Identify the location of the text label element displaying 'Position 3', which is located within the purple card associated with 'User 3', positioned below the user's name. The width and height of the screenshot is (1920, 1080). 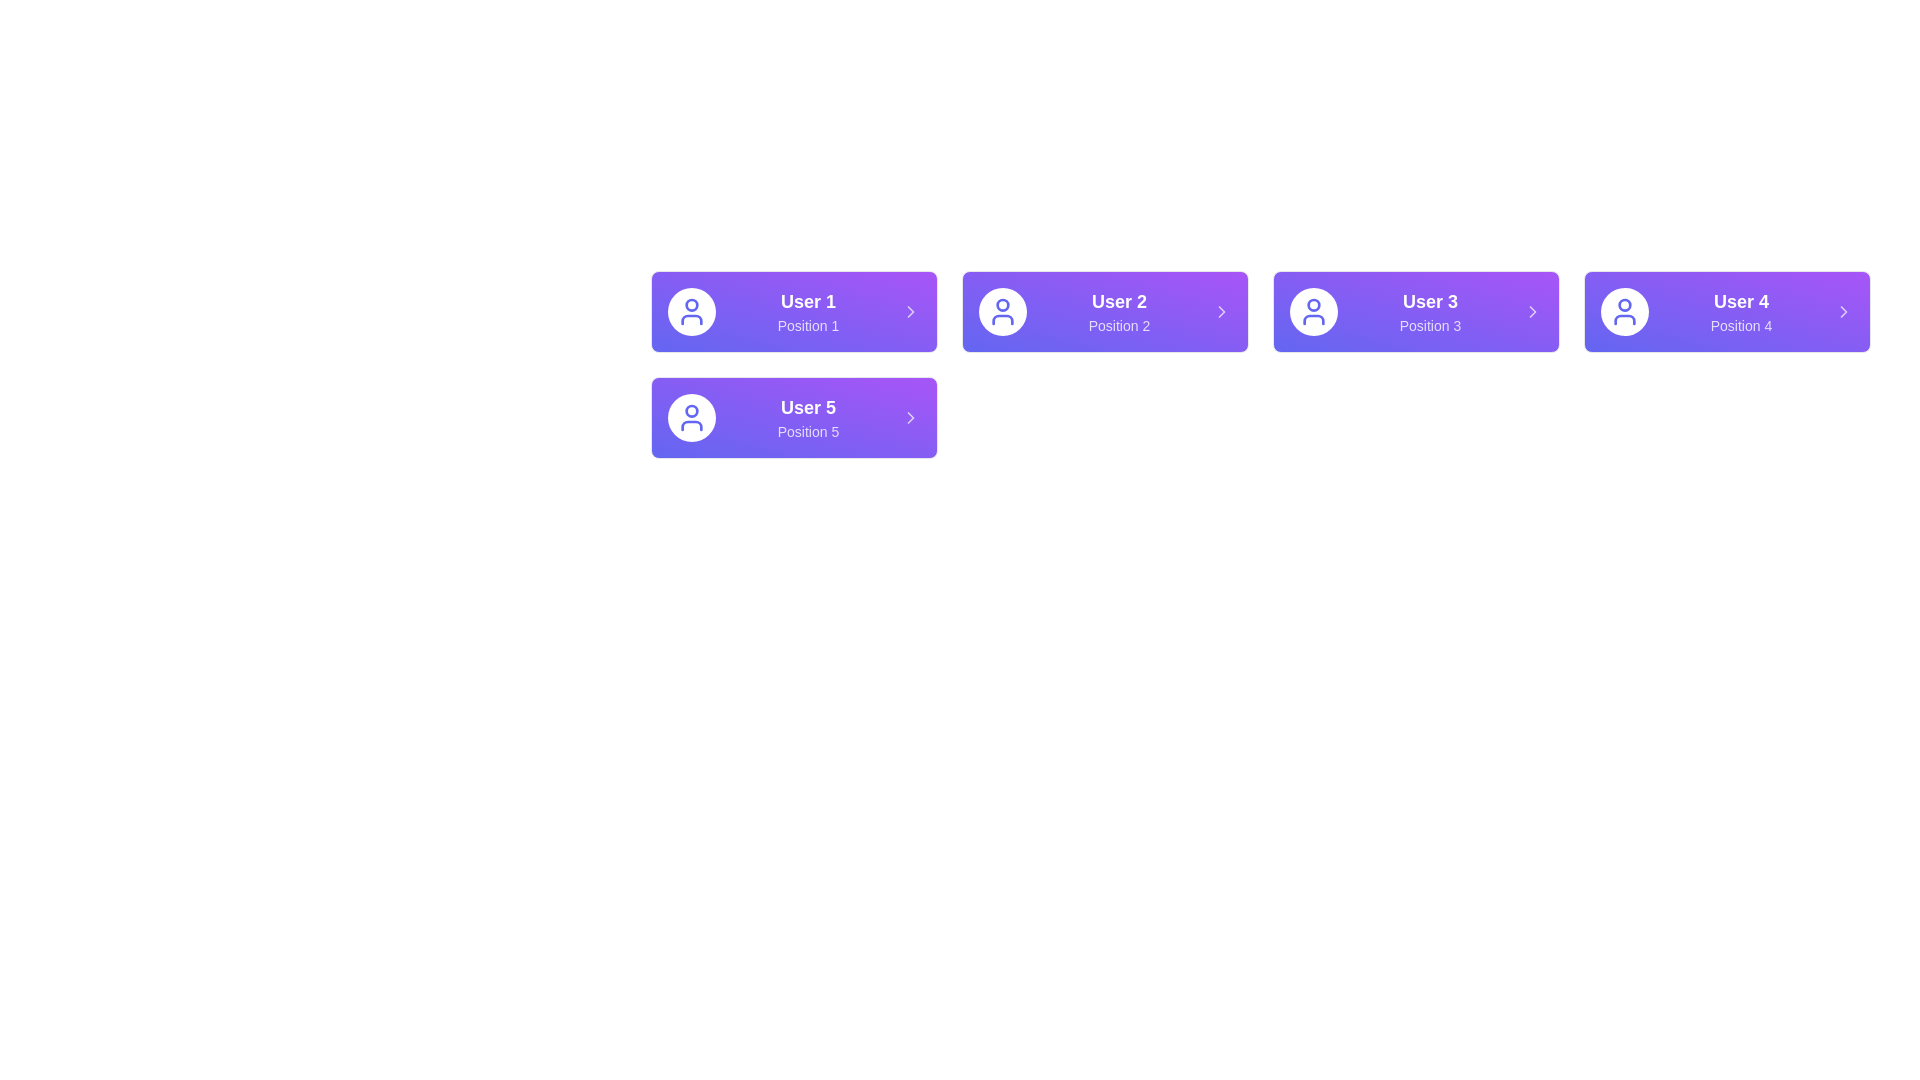
(1429, 325).